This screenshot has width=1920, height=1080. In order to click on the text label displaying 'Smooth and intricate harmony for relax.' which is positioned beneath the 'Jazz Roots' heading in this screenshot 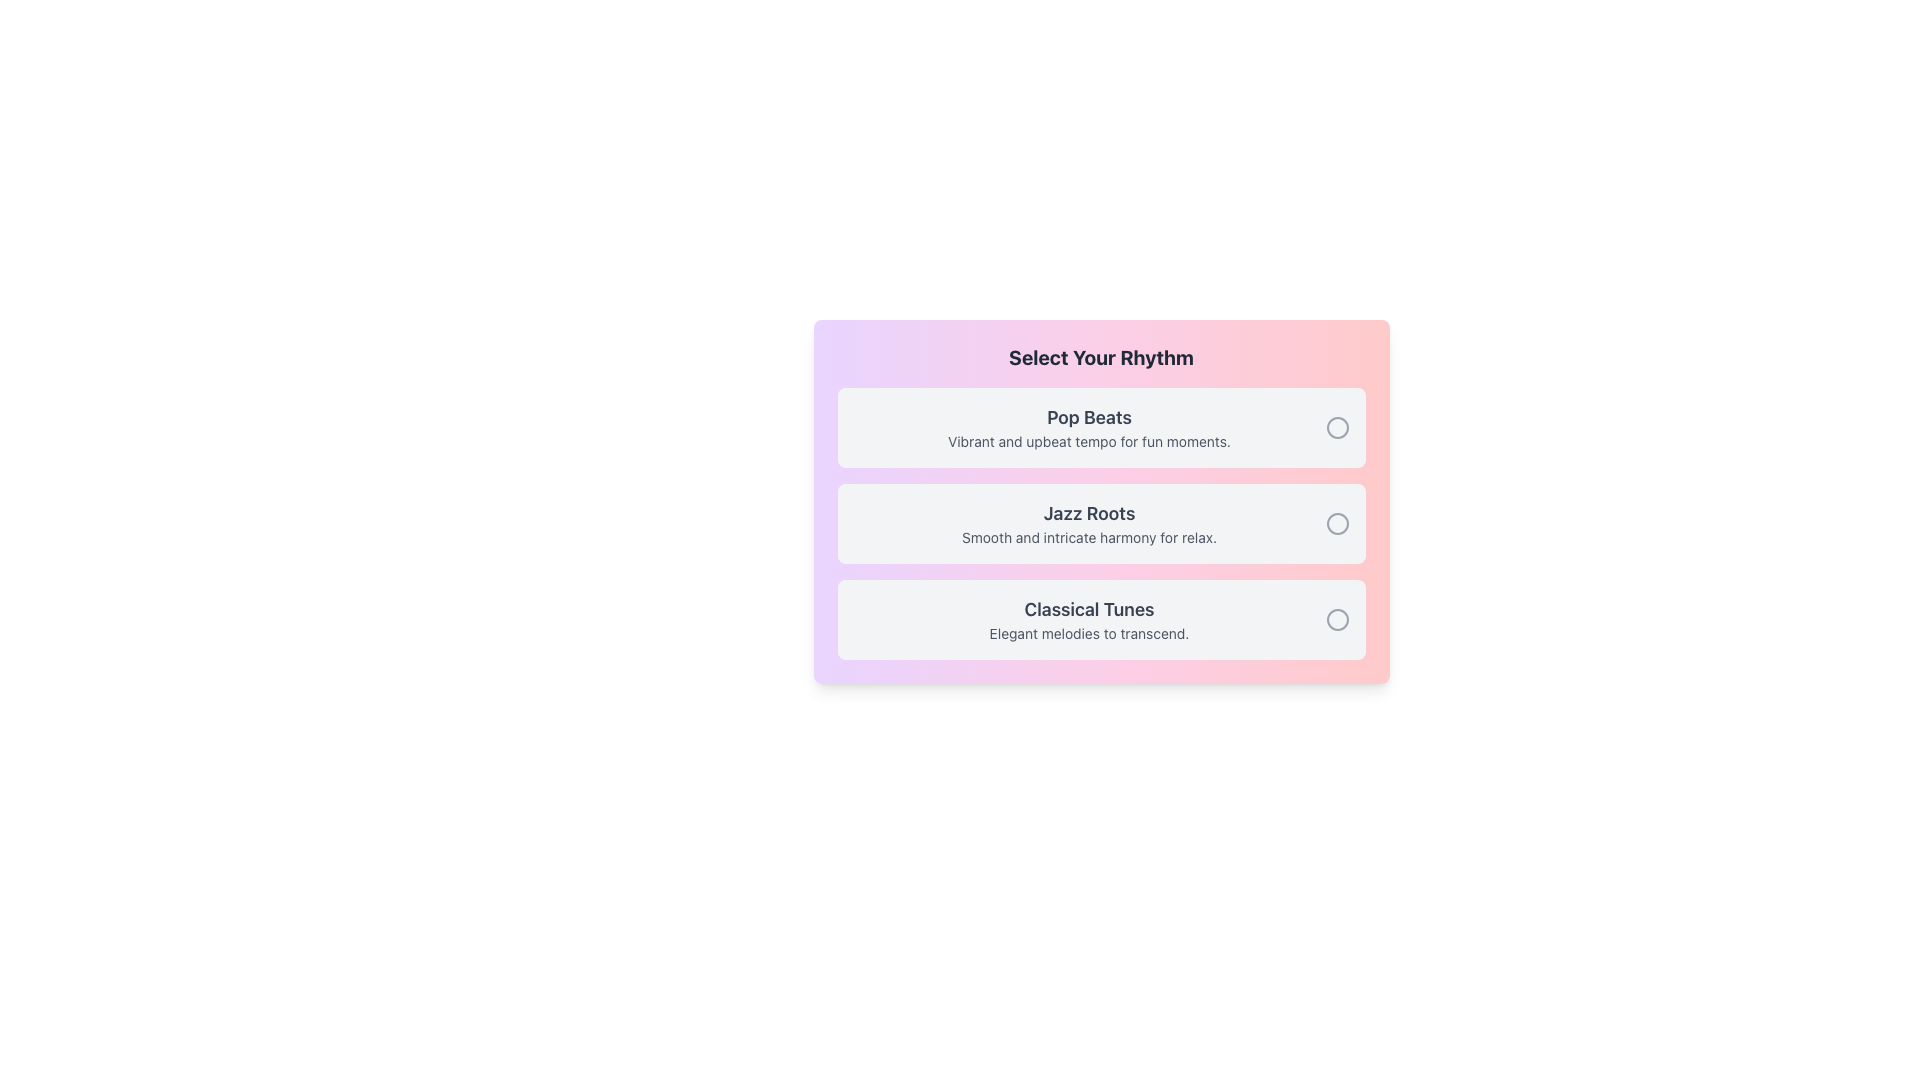, I will do `click(1088, 536)`.